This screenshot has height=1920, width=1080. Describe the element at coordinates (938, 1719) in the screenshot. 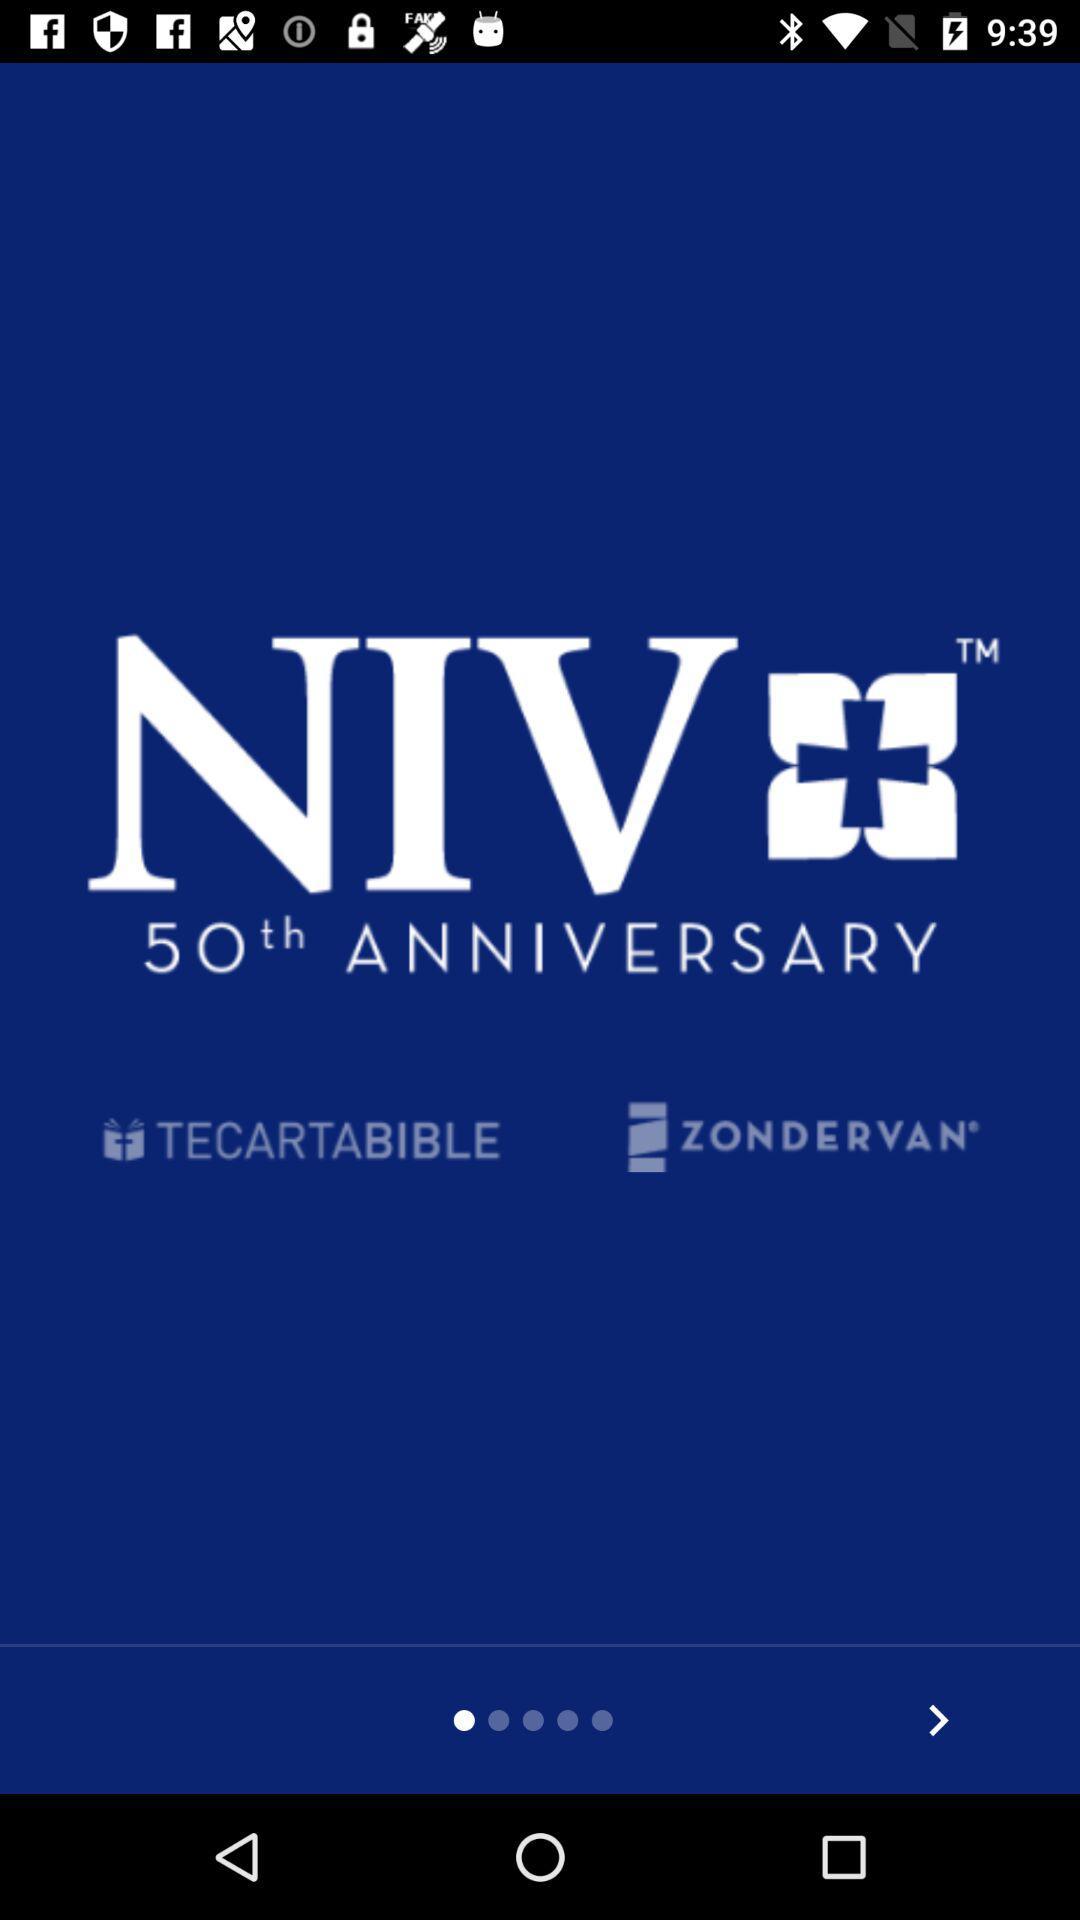

I see `go forward` at that location.